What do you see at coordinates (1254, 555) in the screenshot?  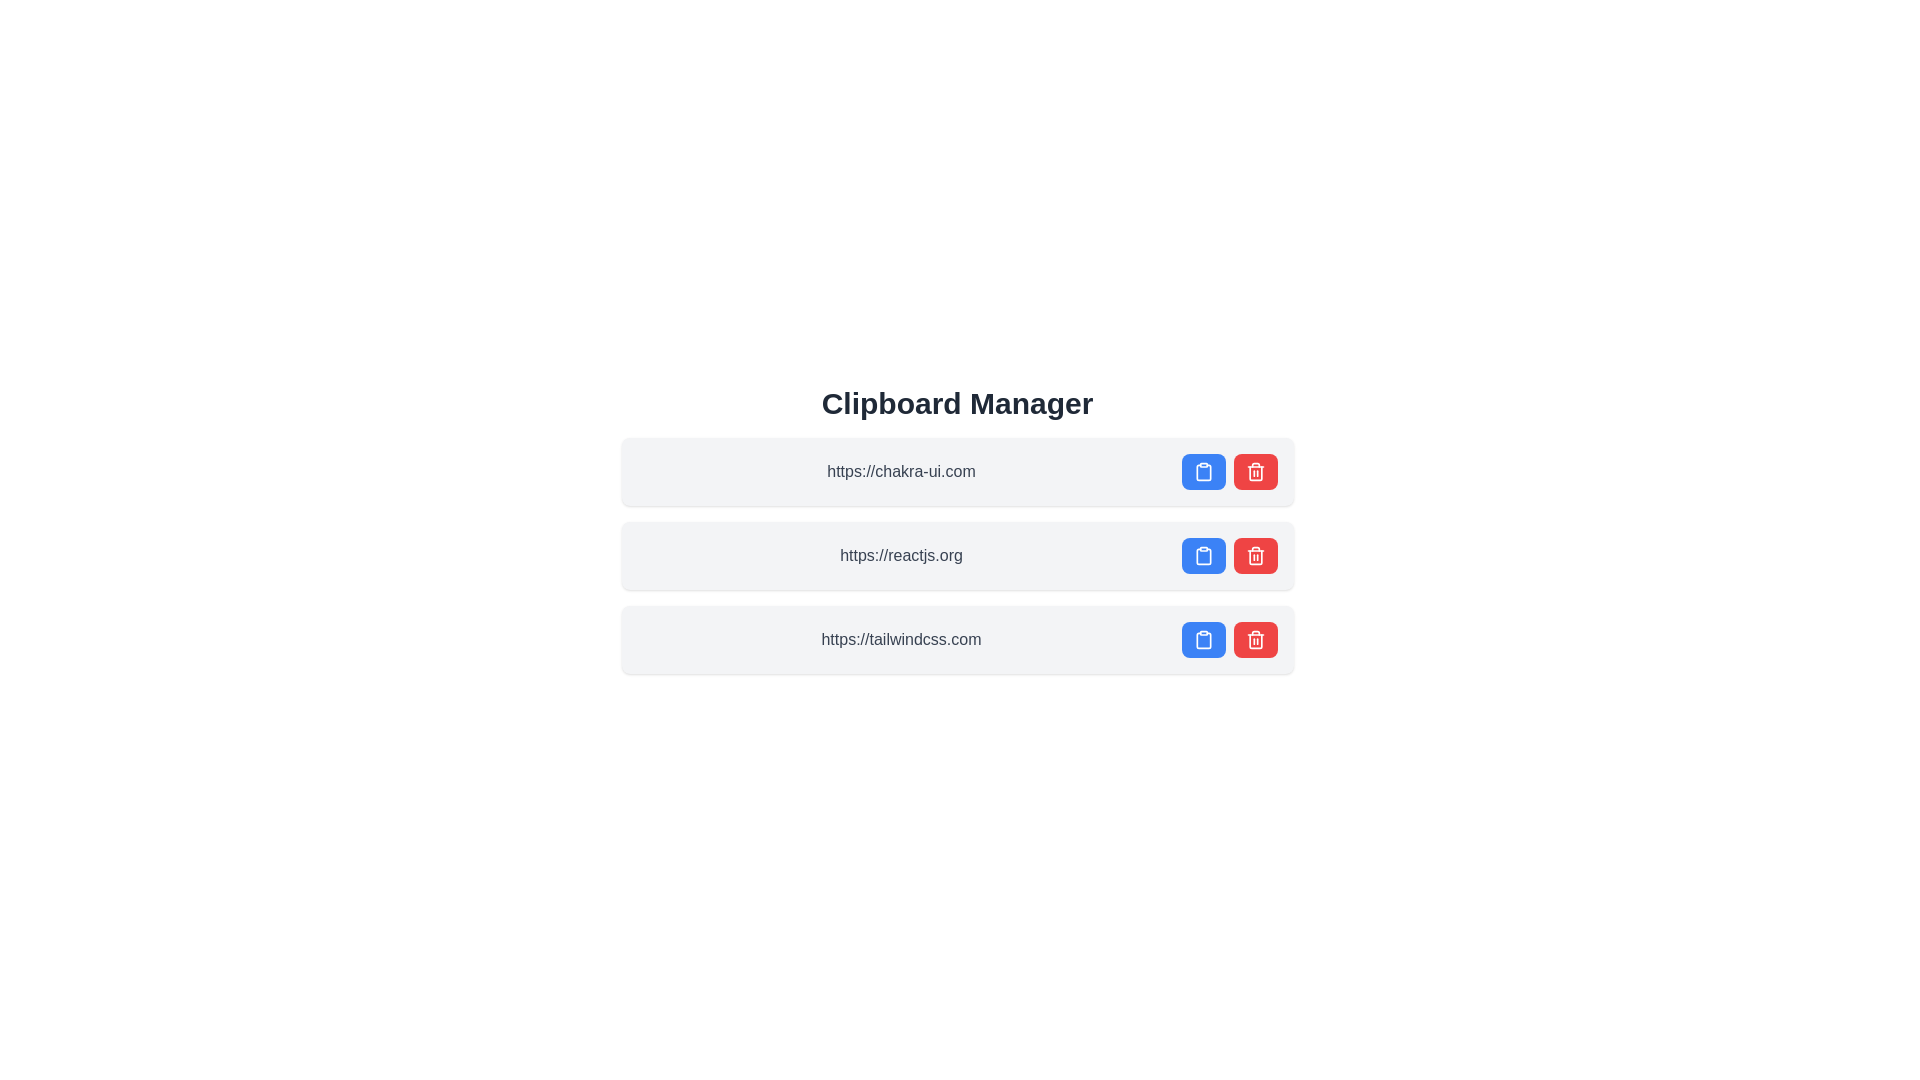 I see `the delete action button located on the right side of the list item` at bounding box center [1254, 555].